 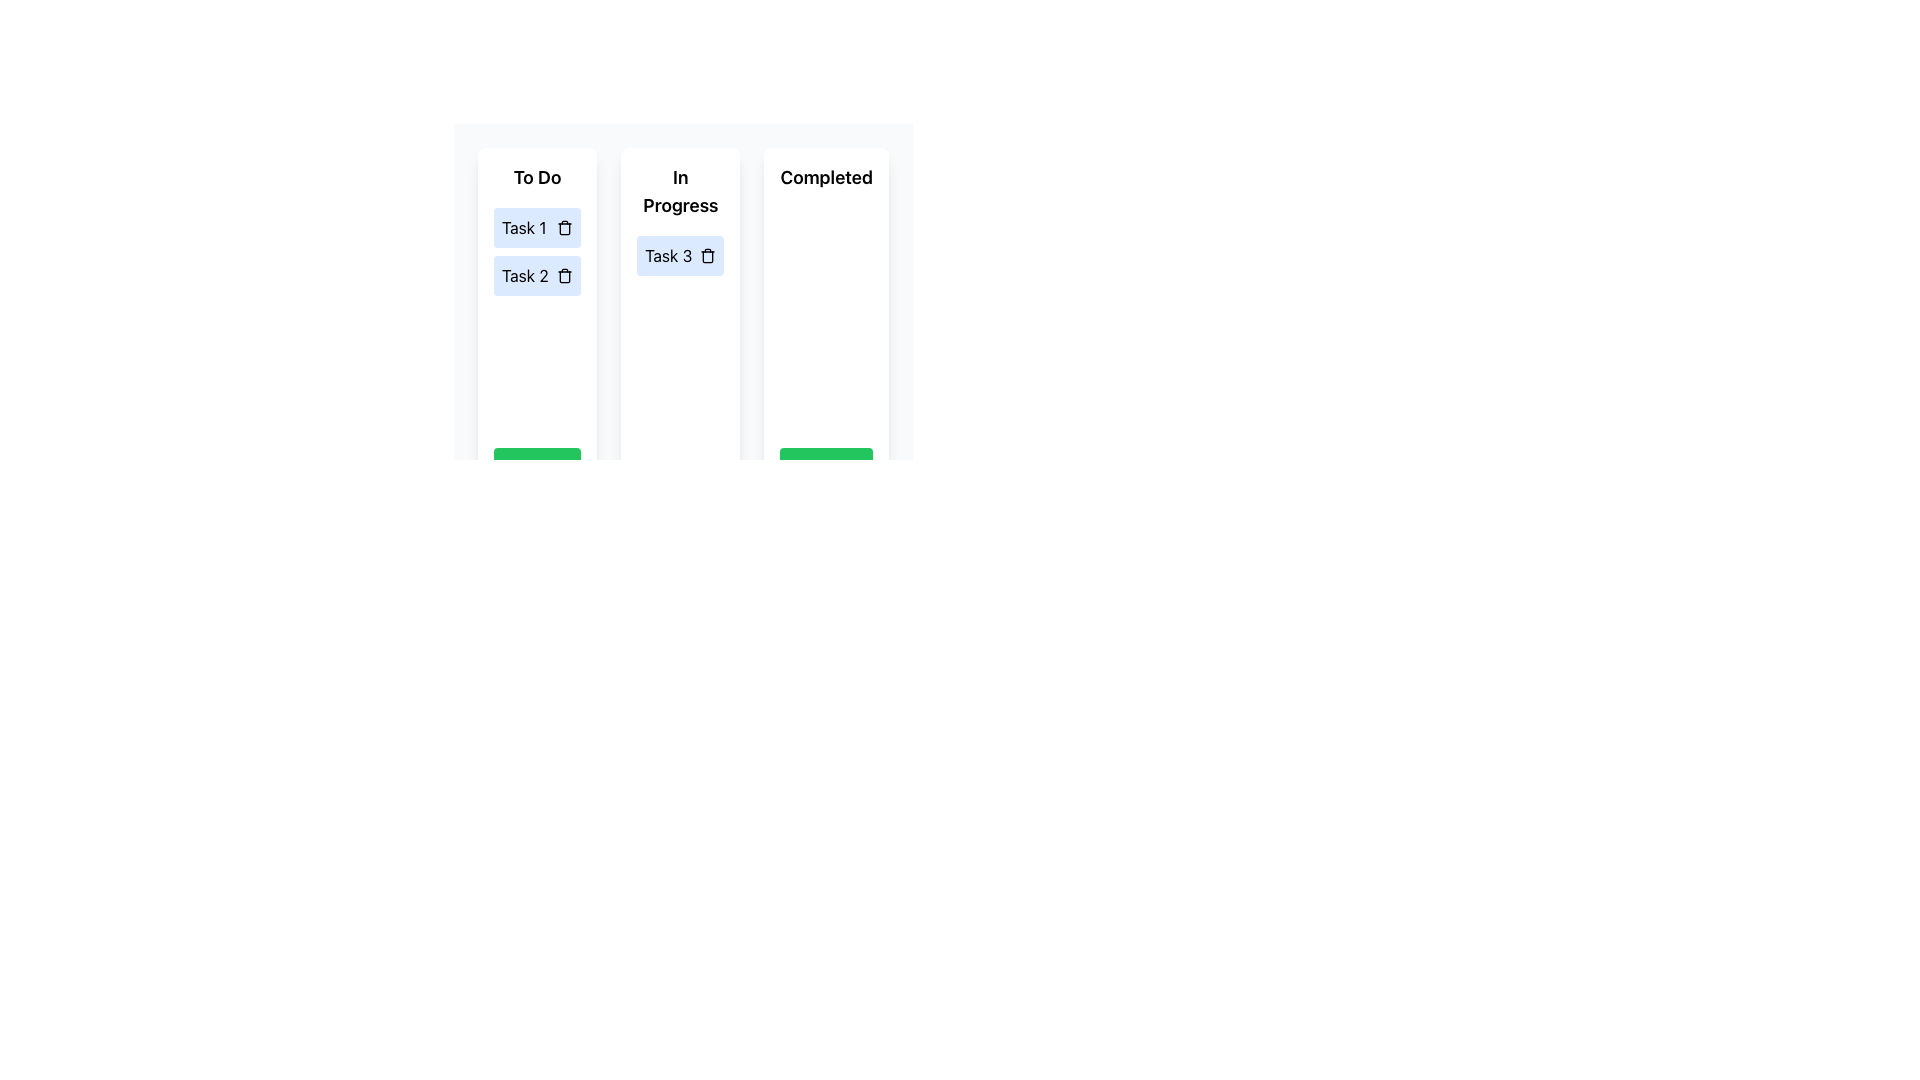 I want to click on the 'Task 1' text in the first Task card located in the 'To Do' column to focus or edit the task, so click(x=537, y=226).